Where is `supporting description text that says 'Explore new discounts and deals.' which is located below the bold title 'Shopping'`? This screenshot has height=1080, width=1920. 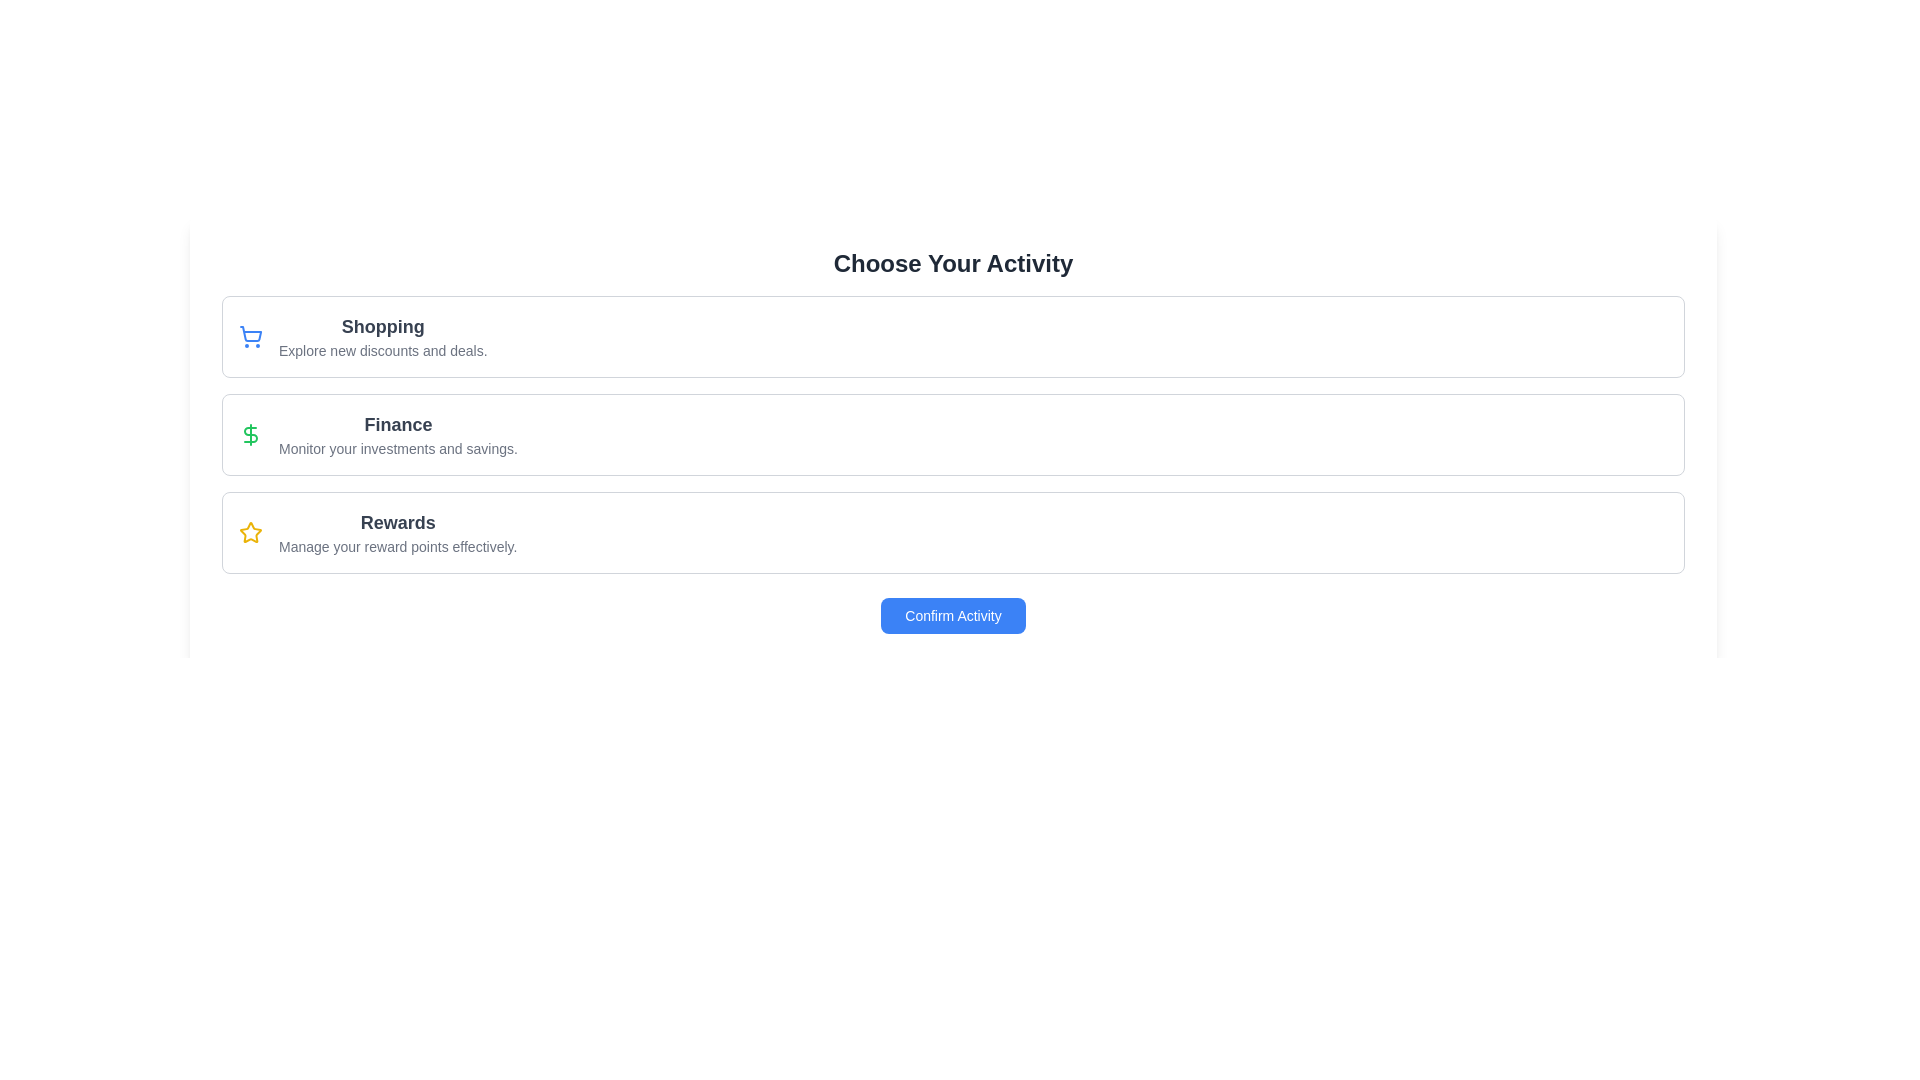 supporting description text that says 'Explore new discounts and deals.' which is located below the bold title 'Shopping' is located at coordinates (383, 350).